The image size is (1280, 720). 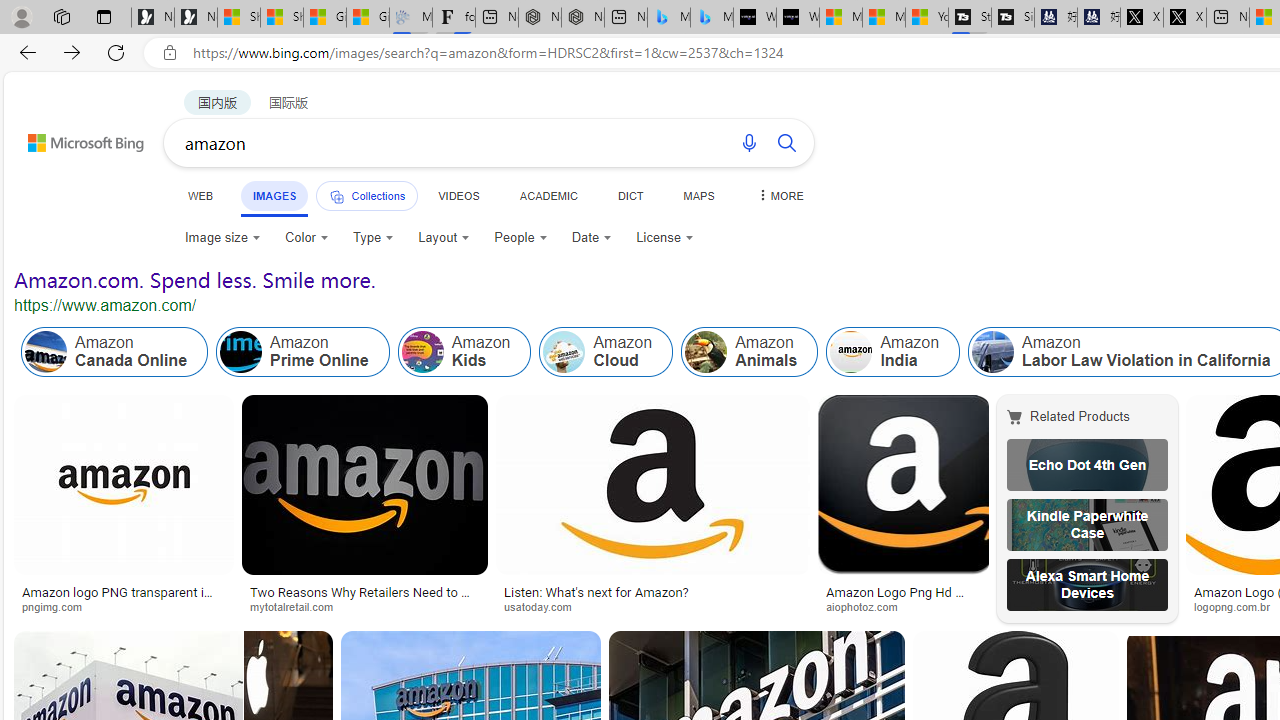 What do you see at coordinates (521, 236) in the screenshot?
I see `'People'` at bounding box center [521, 236].